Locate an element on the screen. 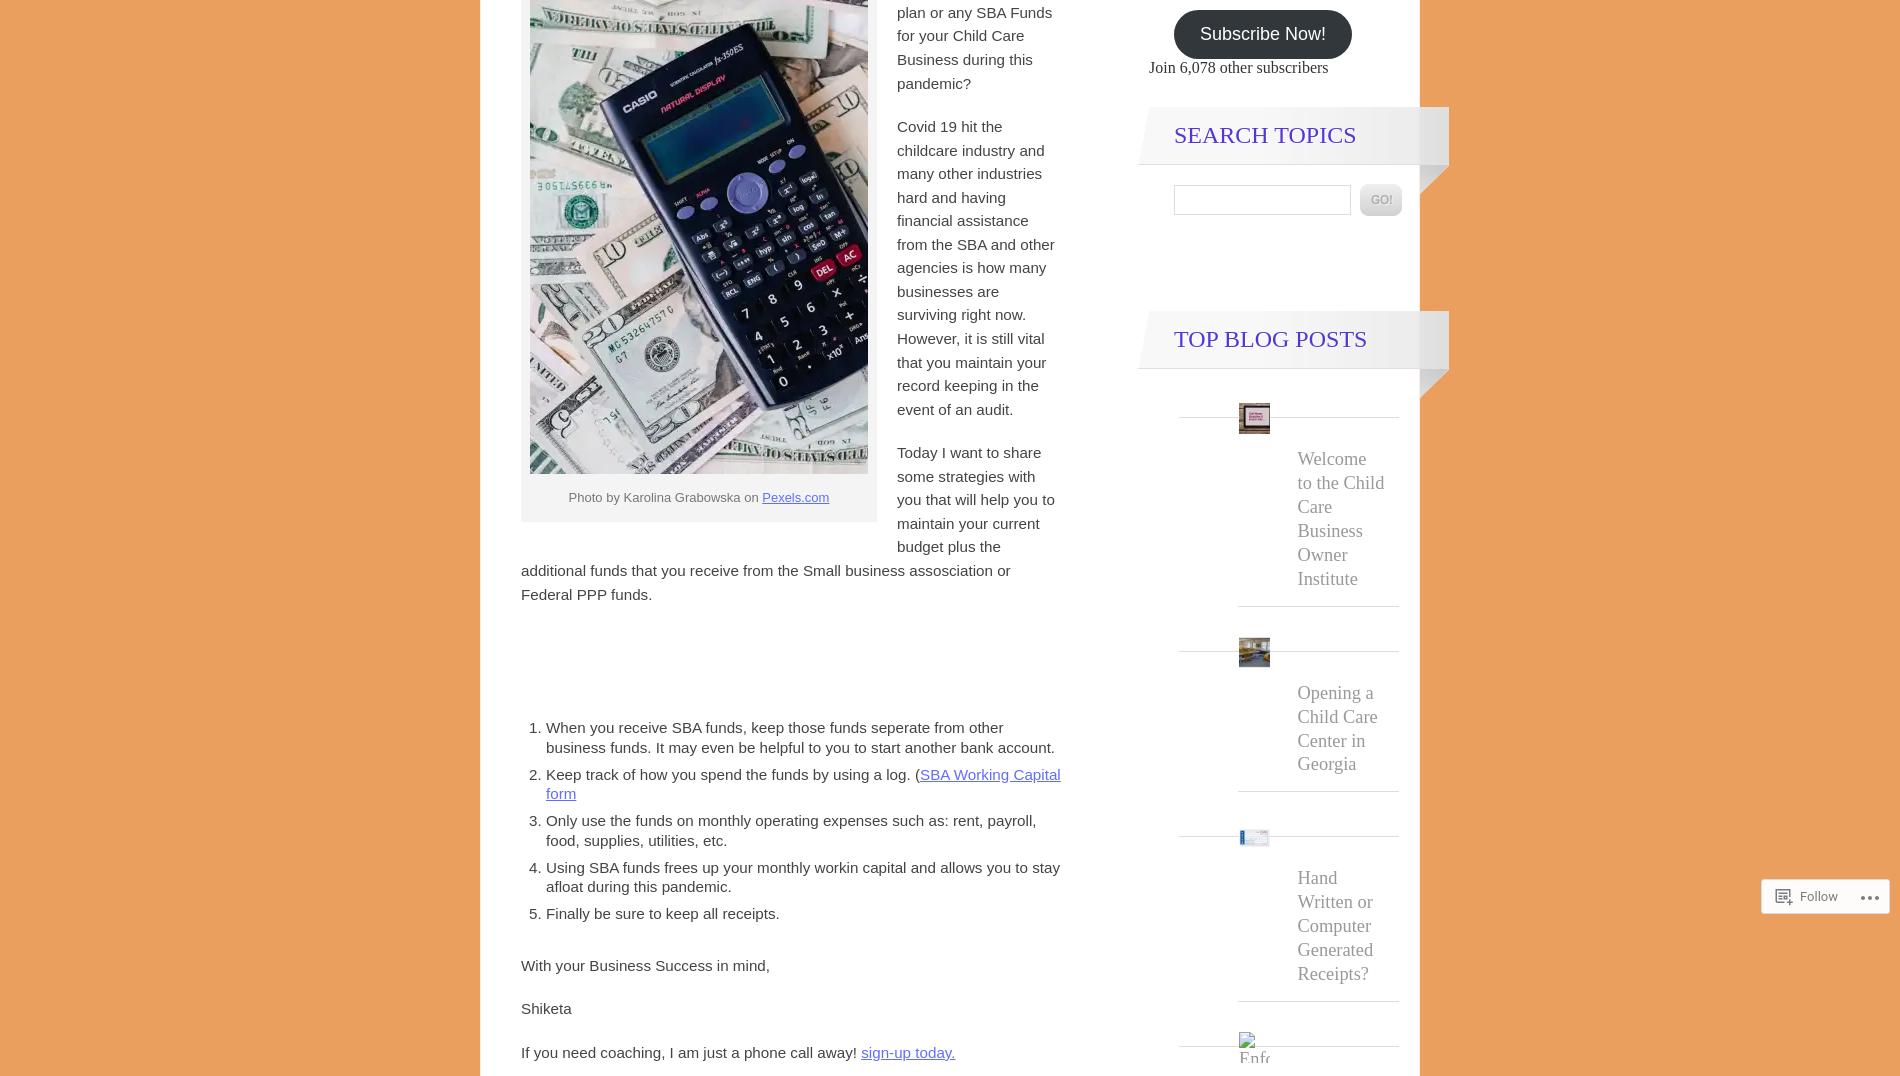 The image size is (1900, 1076). 'Welcome to the Child Care Business Owner Institute' is located at coordinates (1339, 518).